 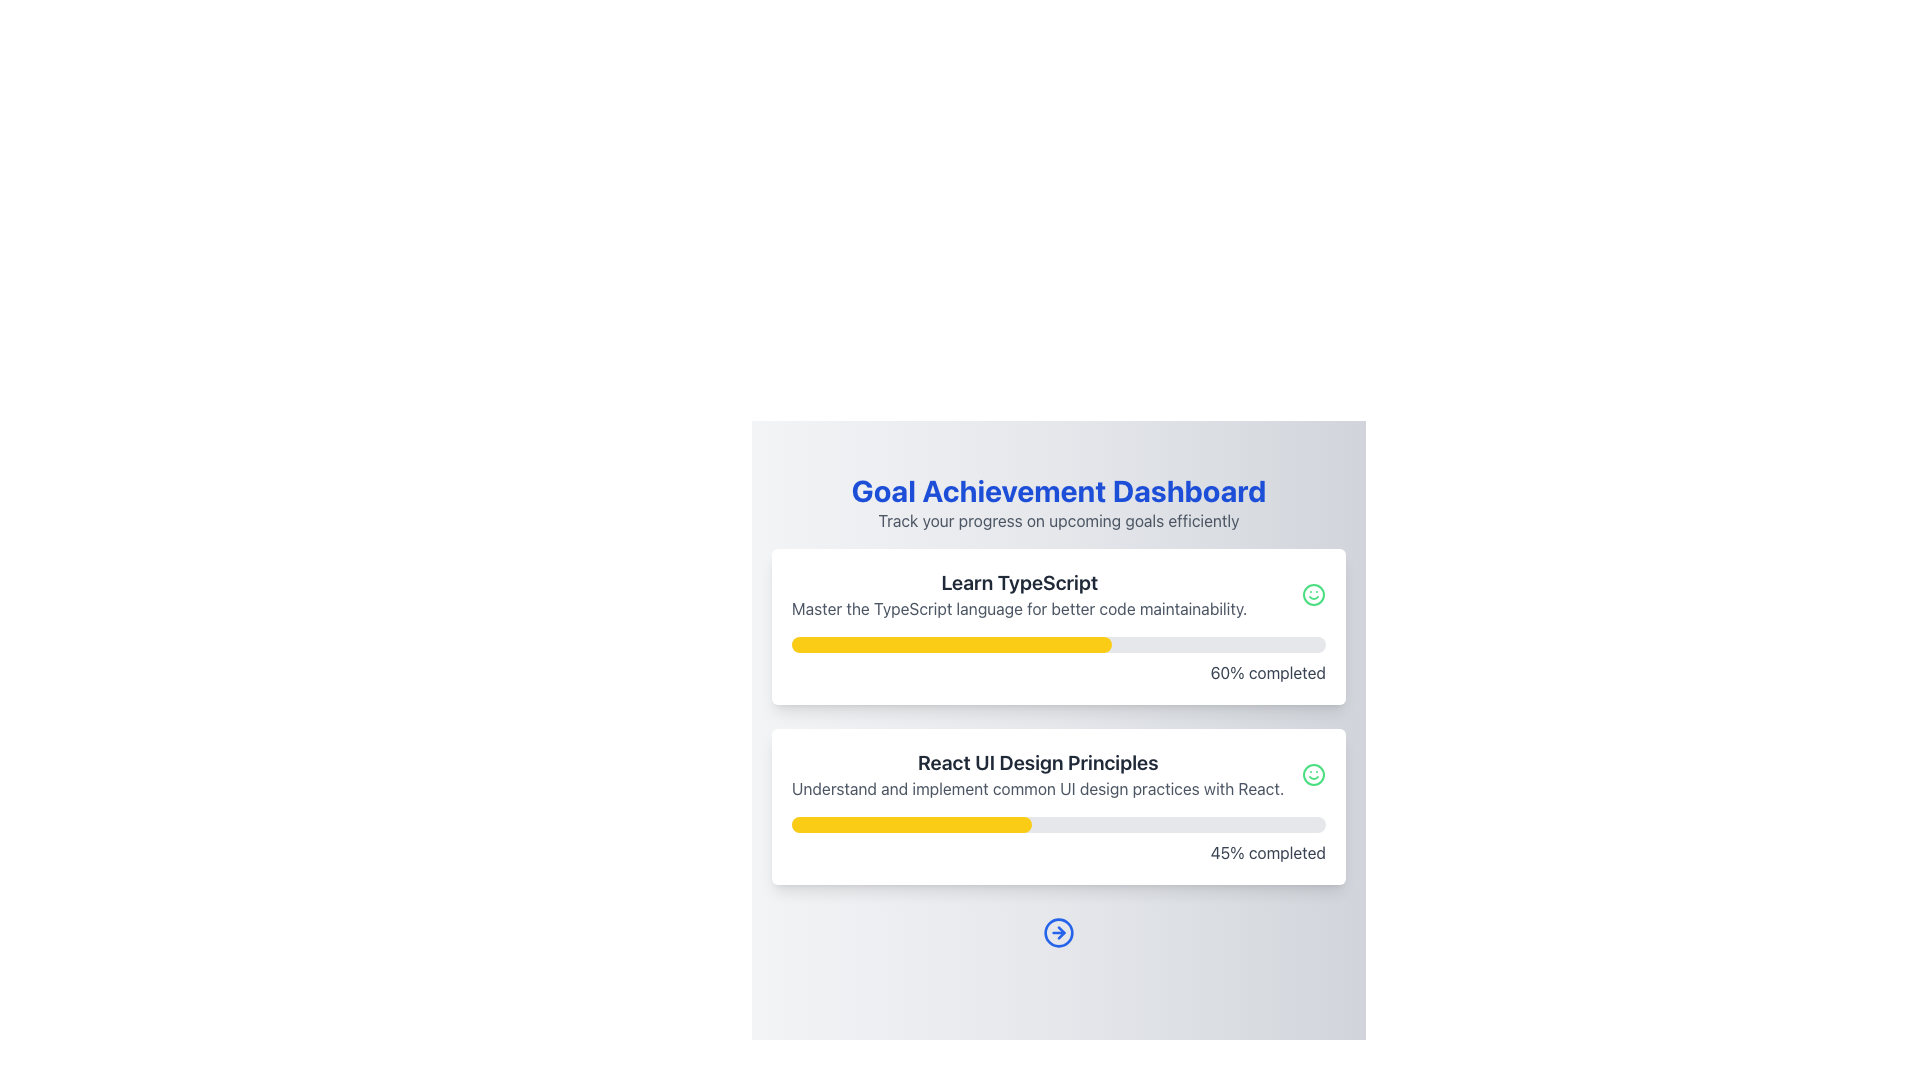 I want to click on text 'Master the TypeScript language for better code maintainability.' located in the card layout beneath 'Learn TypeScript', so click(x=1019, y=608).